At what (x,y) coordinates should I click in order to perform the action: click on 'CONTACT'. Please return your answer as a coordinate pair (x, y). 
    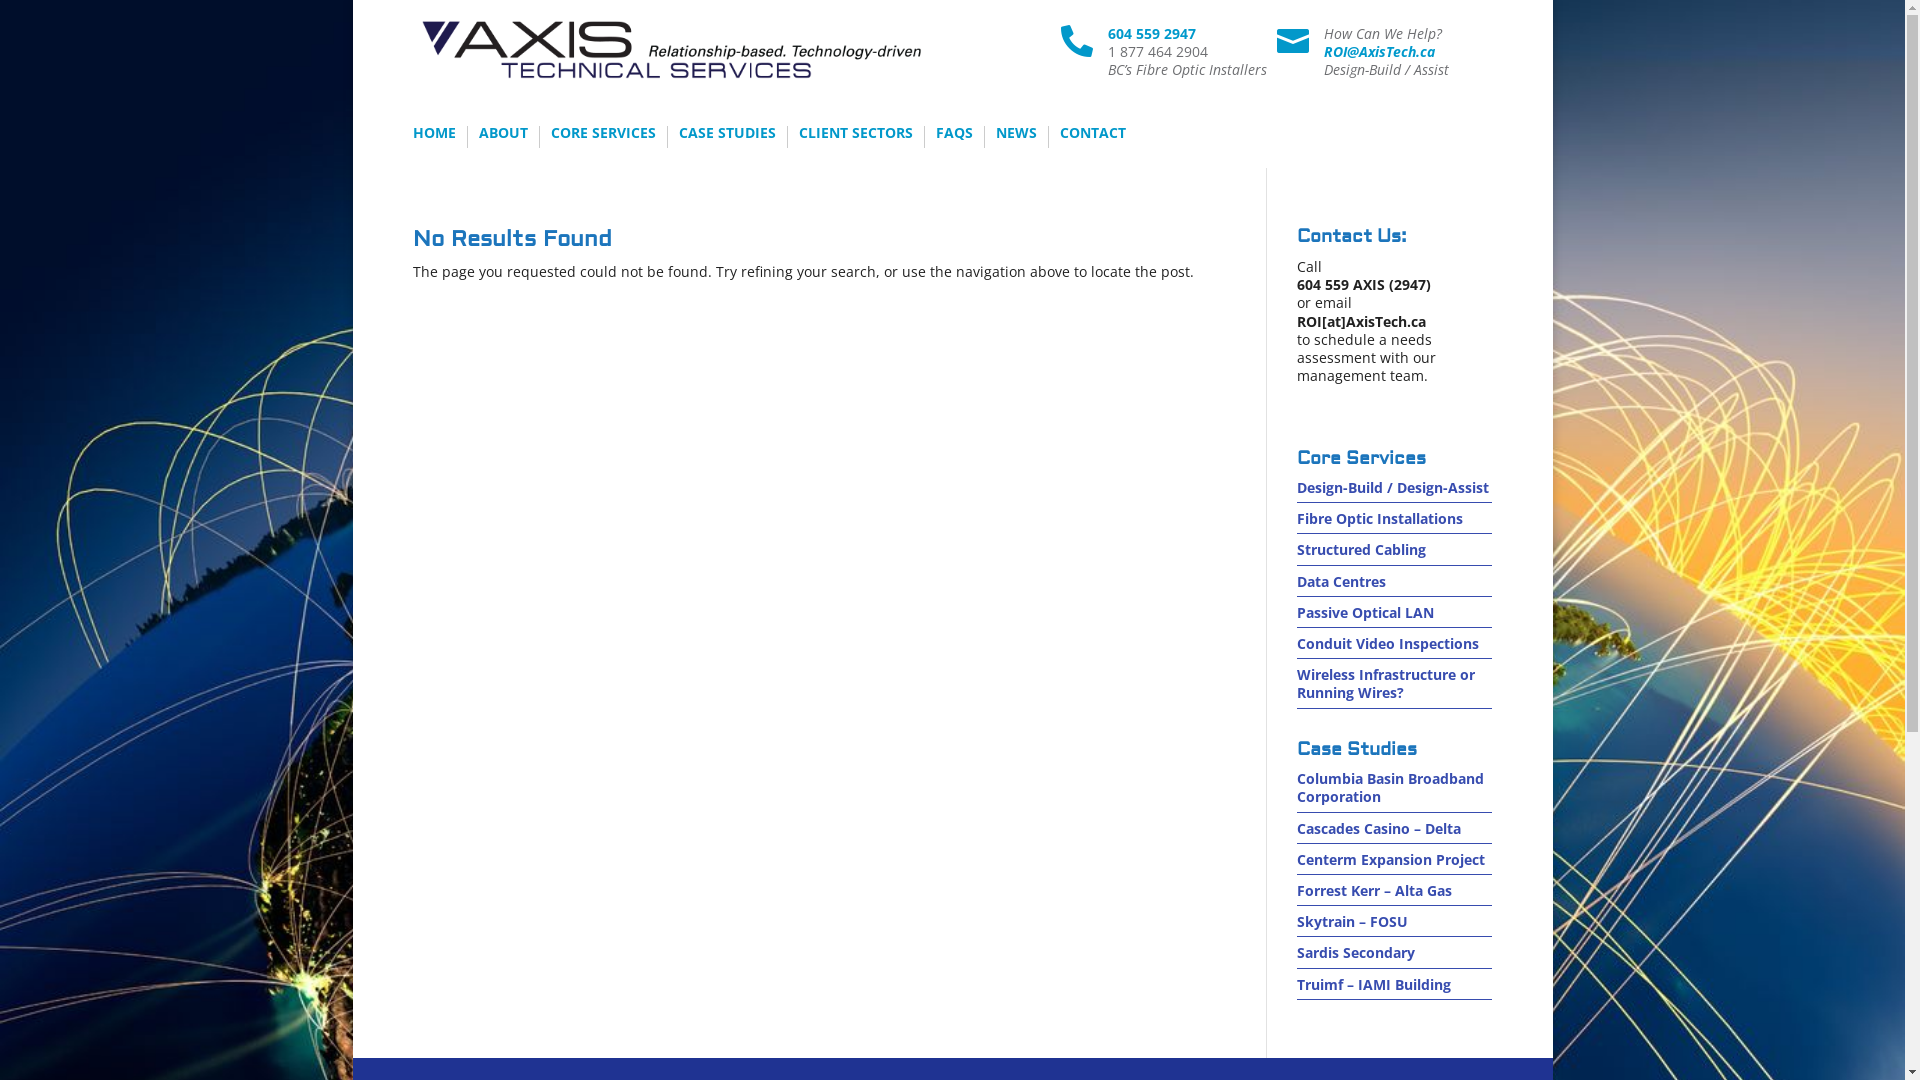
    Looking at the image, I should click on (1059, 136).